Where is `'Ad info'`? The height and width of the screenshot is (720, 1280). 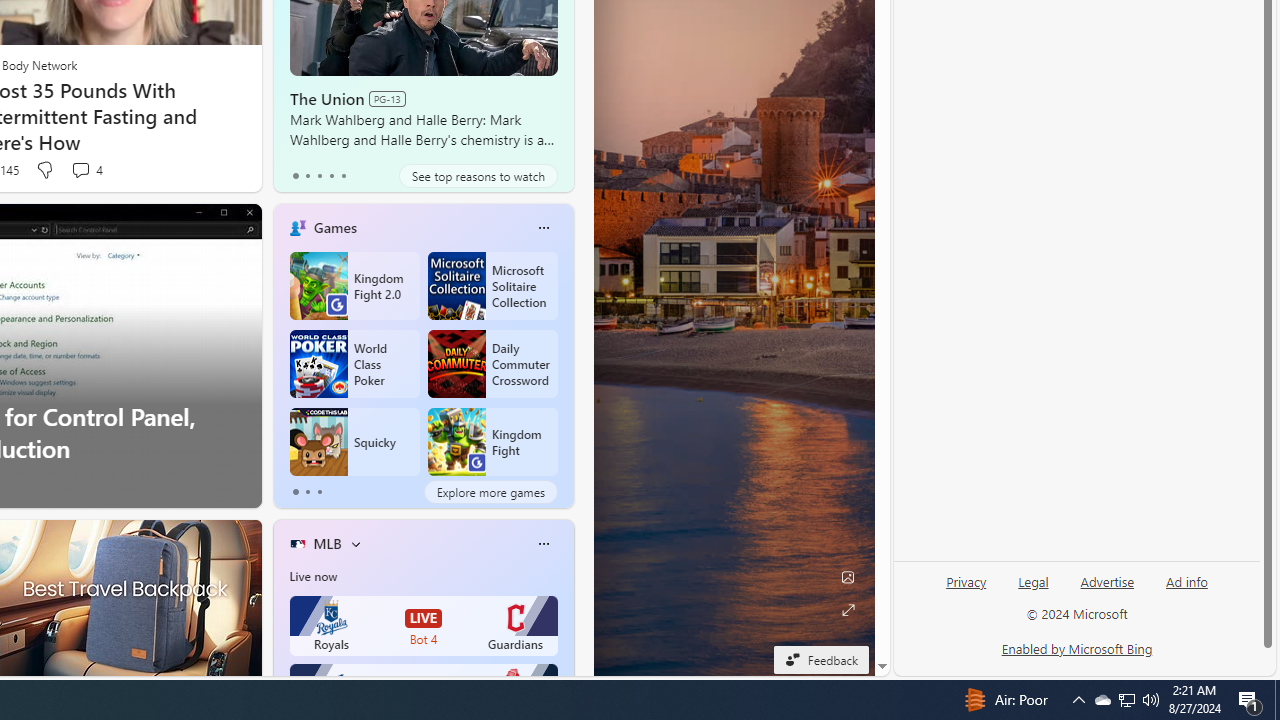
'Ad info' is located at coordinates (1186, 589).